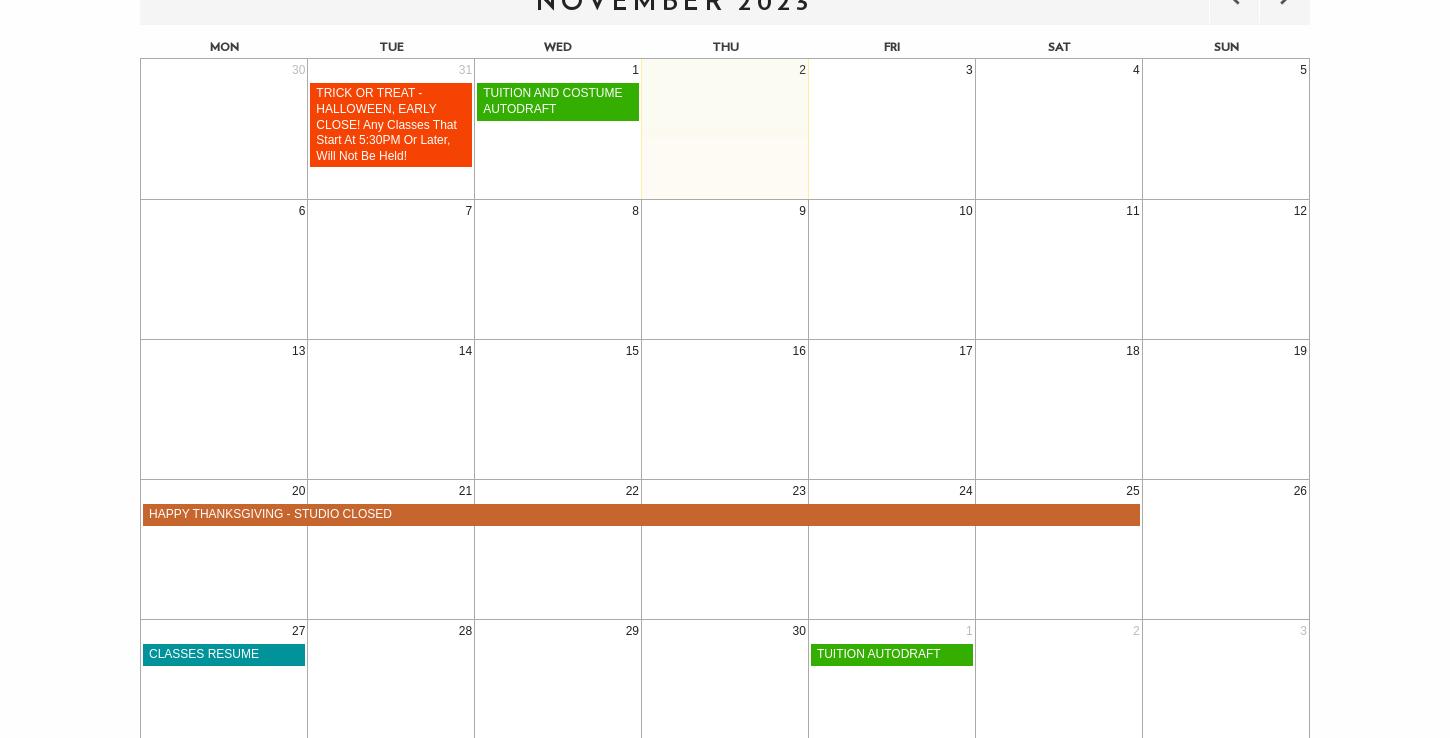  Describe the element at coordinates (457, 630) in the screenshot. I see `'28'` at that location.